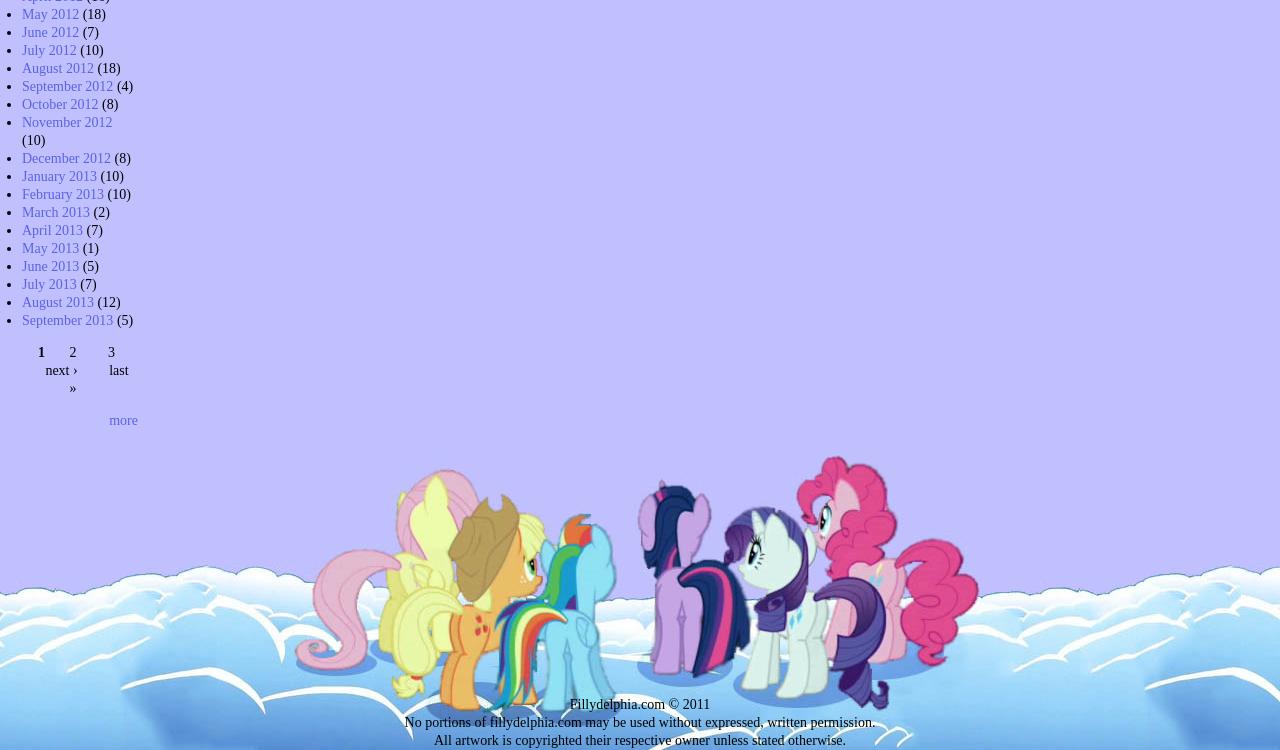 The width and height of the screenshot is (1280, 750). I want to click on '3', so click(110, 350).